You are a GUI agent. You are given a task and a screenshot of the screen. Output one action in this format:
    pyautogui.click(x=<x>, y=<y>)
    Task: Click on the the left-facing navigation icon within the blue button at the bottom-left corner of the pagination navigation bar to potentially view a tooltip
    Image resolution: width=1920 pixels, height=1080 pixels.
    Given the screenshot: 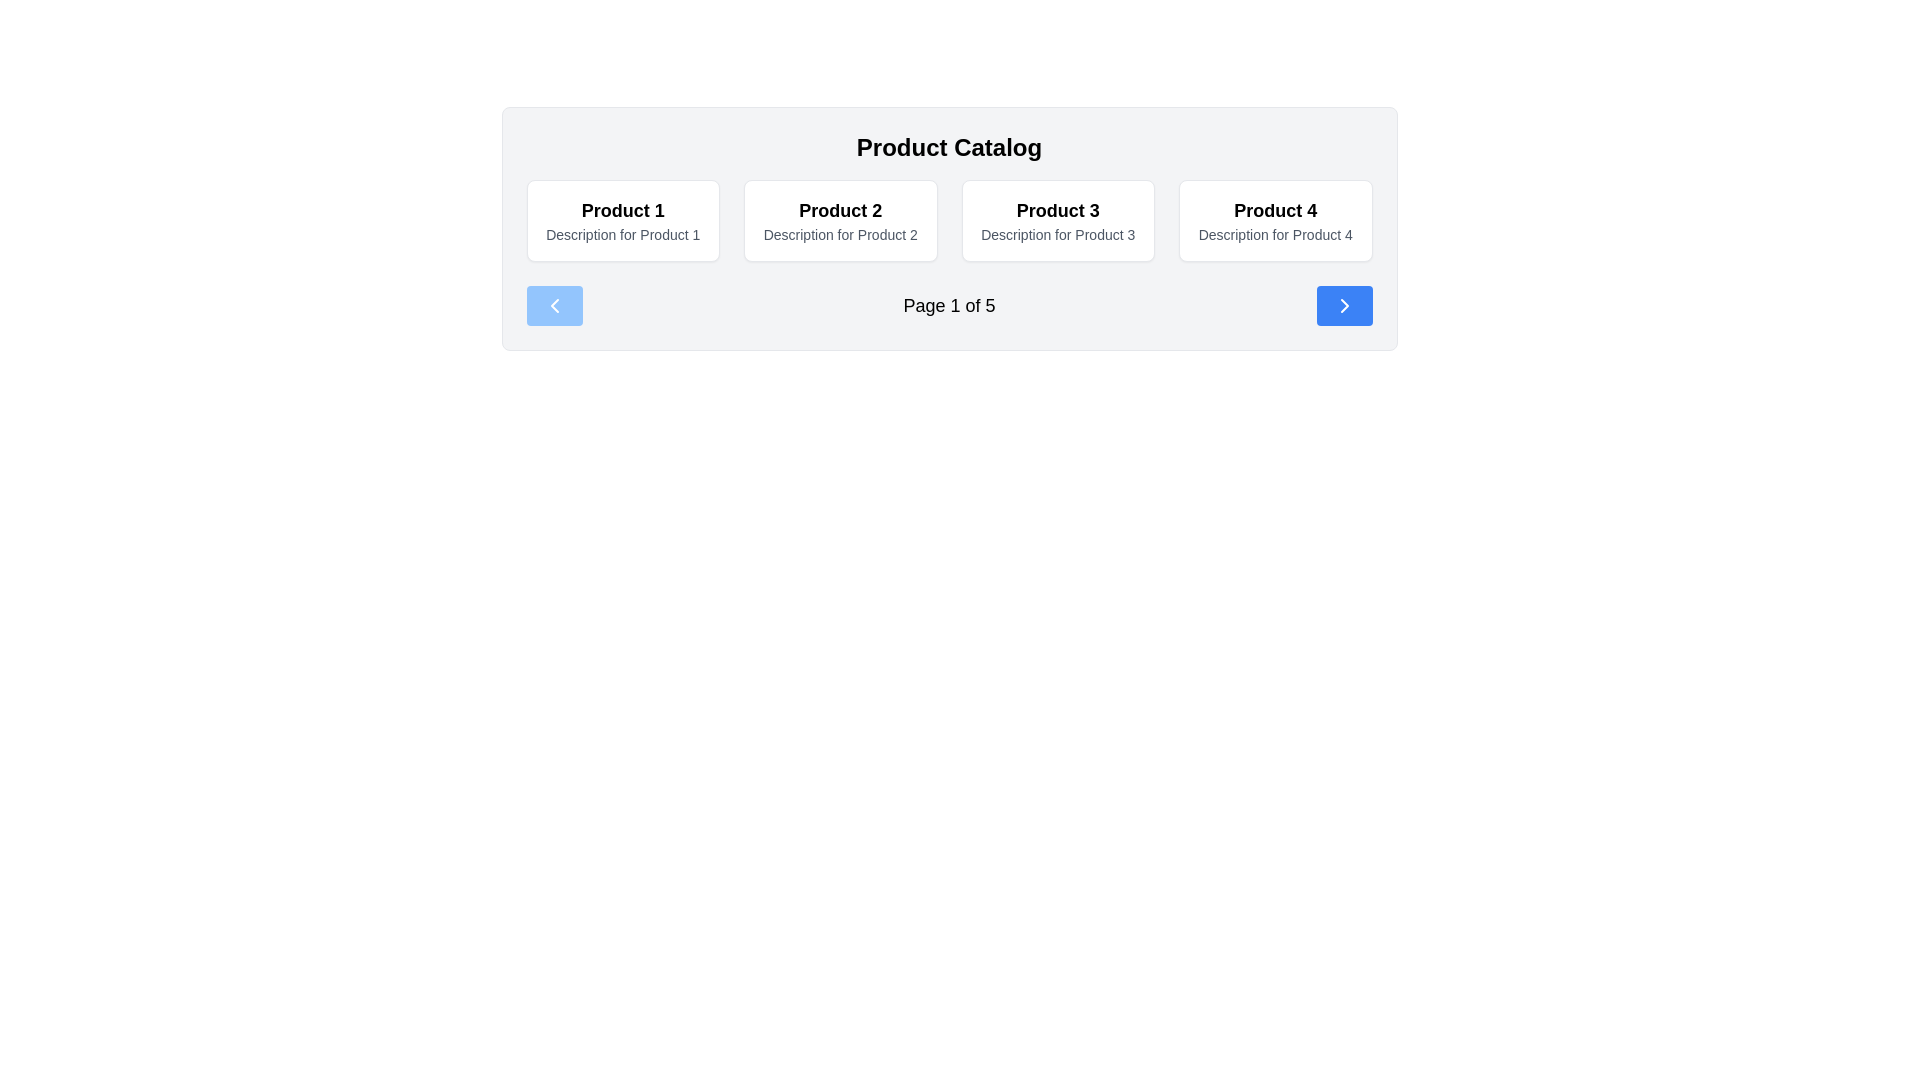 What is the action you would take?
    pyautogui.click(x=554, y=305)
    